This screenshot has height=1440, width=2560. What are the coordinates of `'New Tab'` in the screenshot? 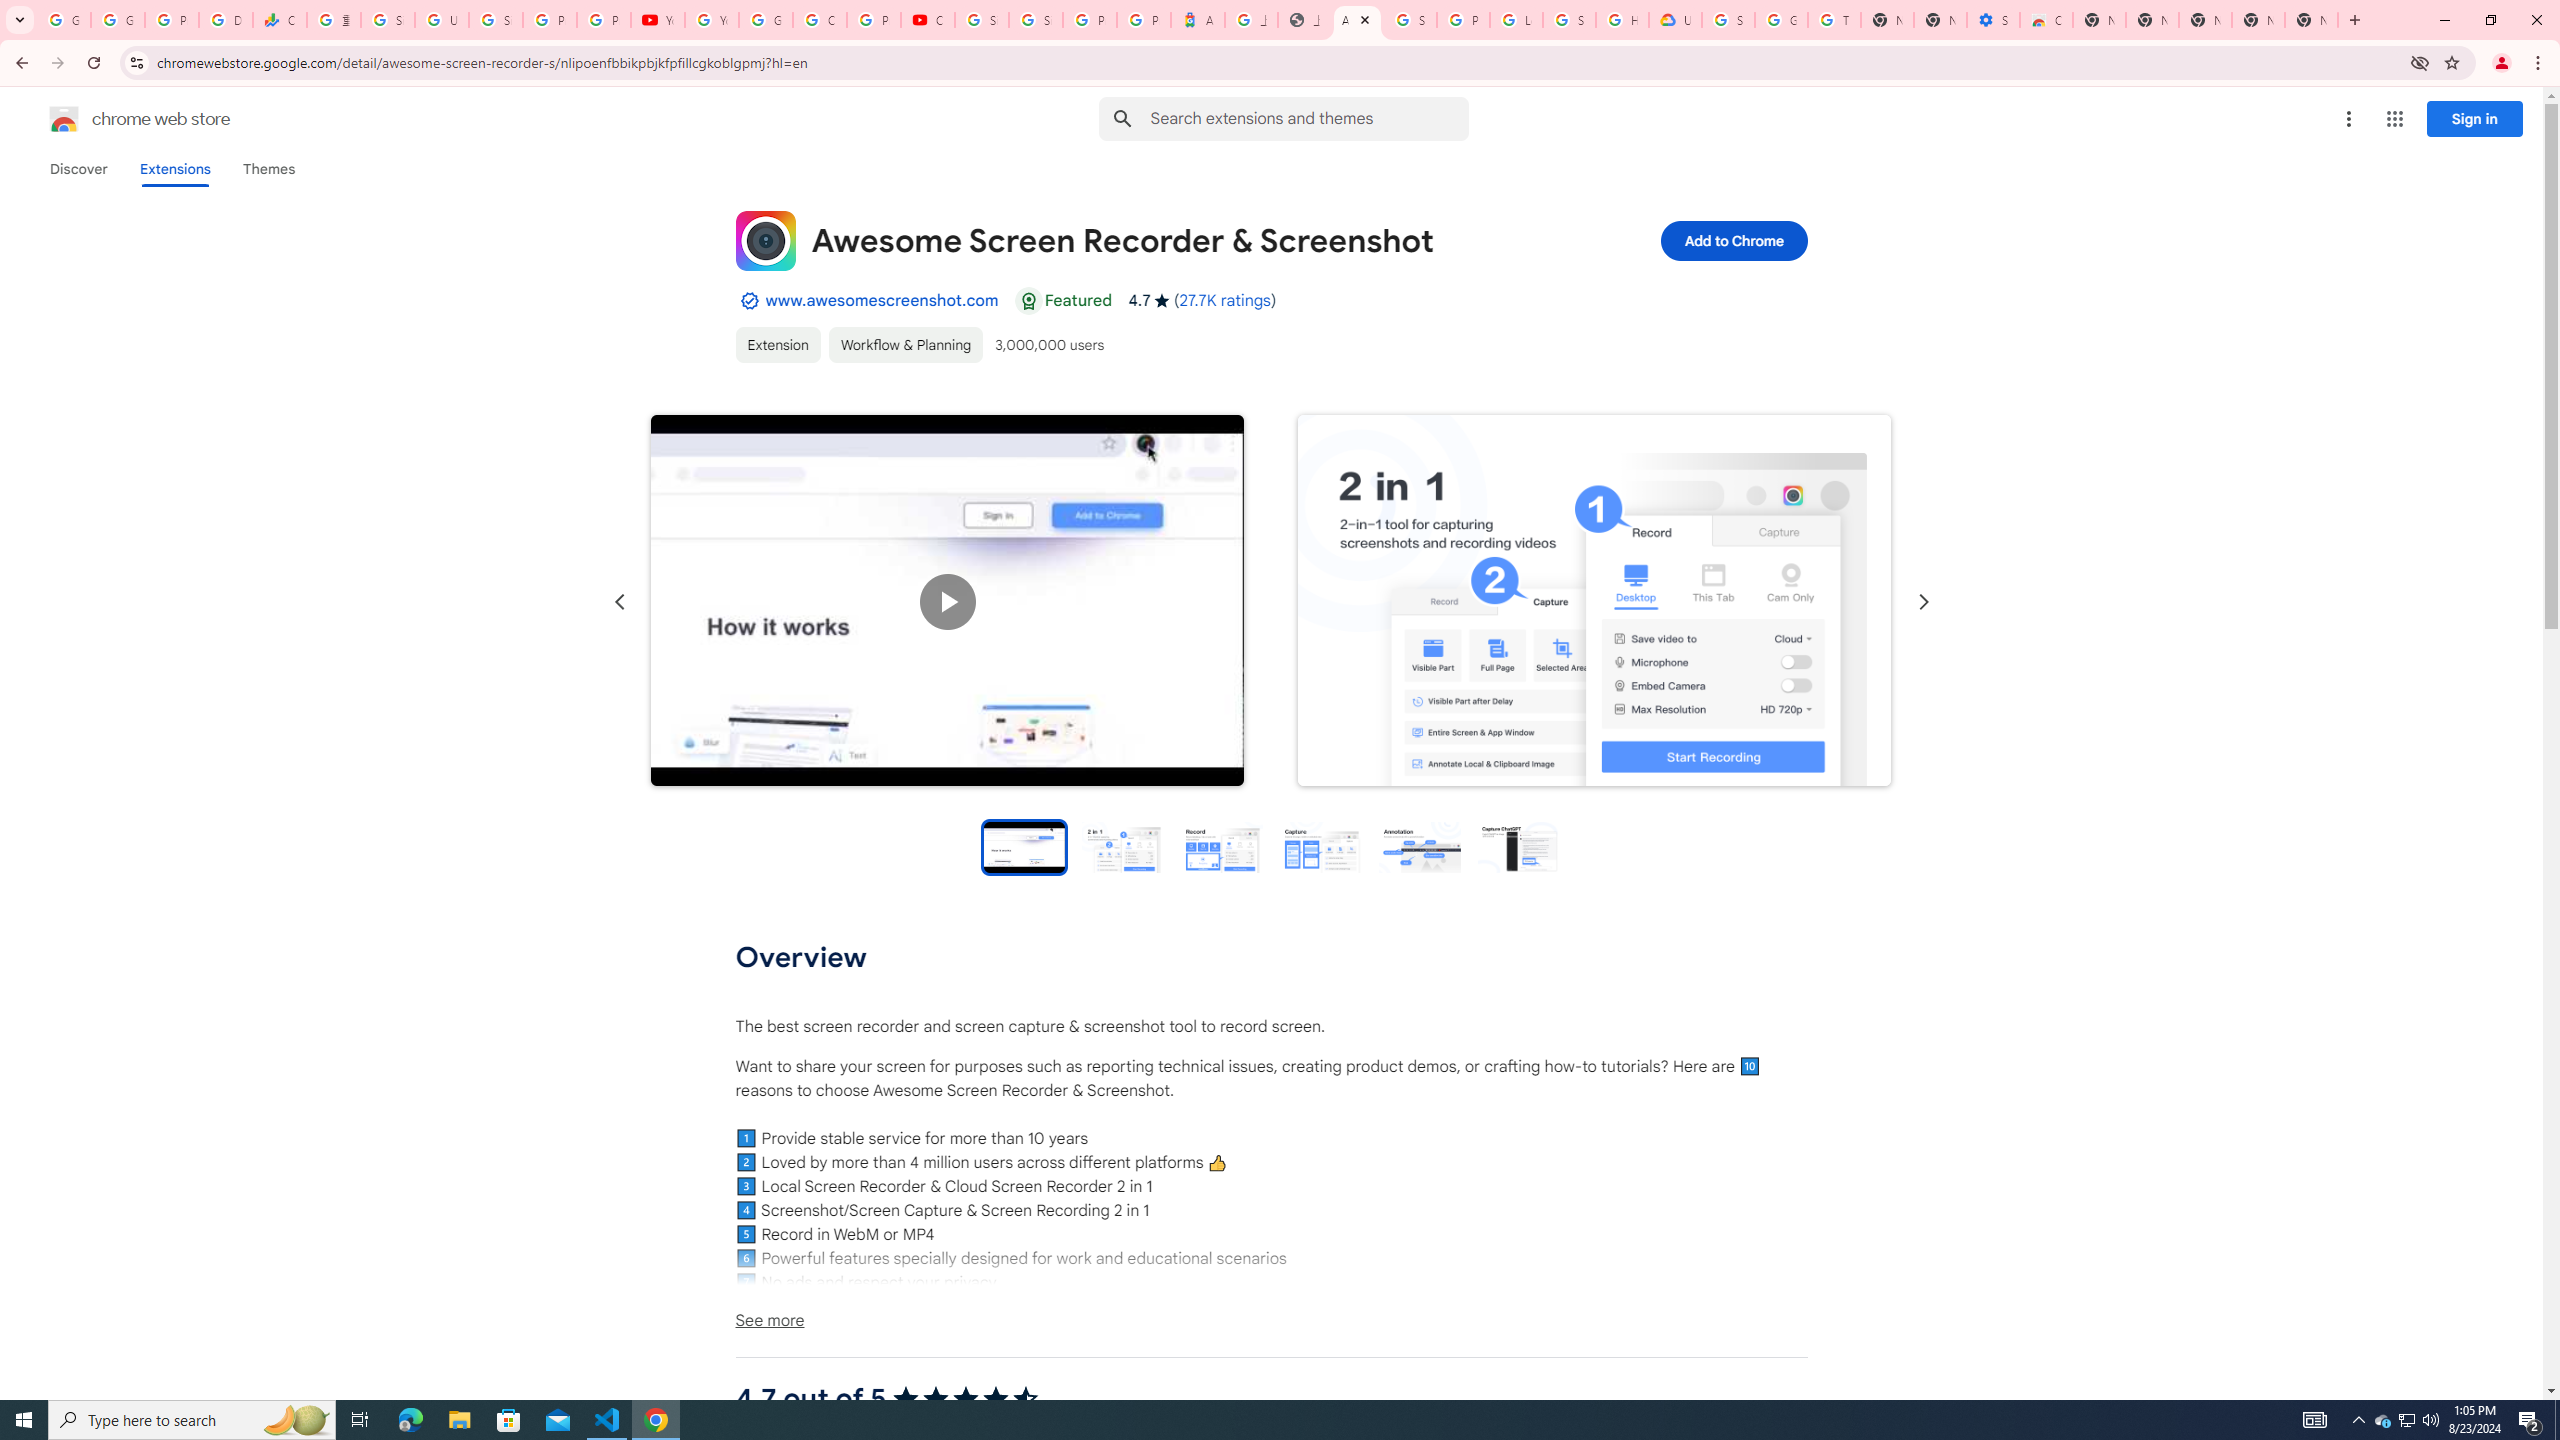 It's located at (2311, 19).